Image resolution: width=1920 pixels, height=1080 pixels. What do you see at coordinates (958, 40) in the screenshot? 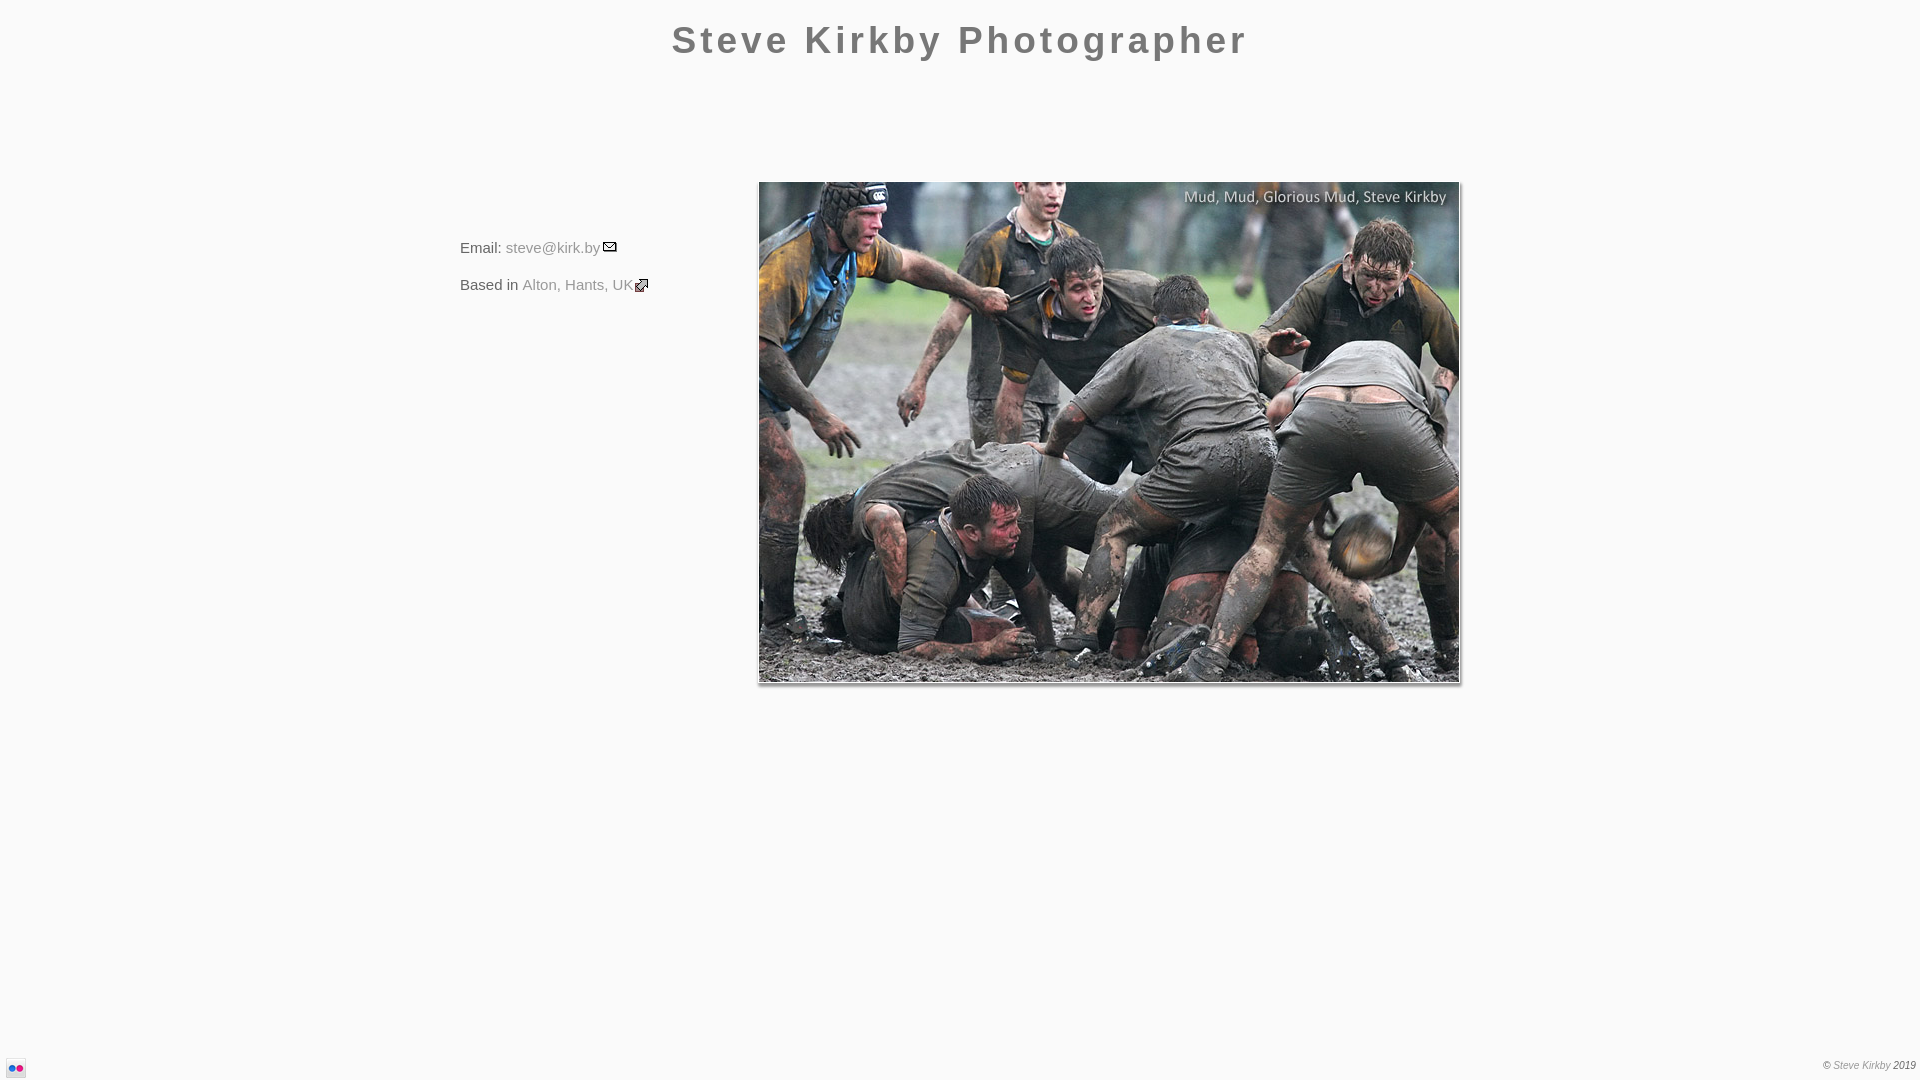
I see `'Steve Kirkby Photographer'` at bounding box center [958, 40].